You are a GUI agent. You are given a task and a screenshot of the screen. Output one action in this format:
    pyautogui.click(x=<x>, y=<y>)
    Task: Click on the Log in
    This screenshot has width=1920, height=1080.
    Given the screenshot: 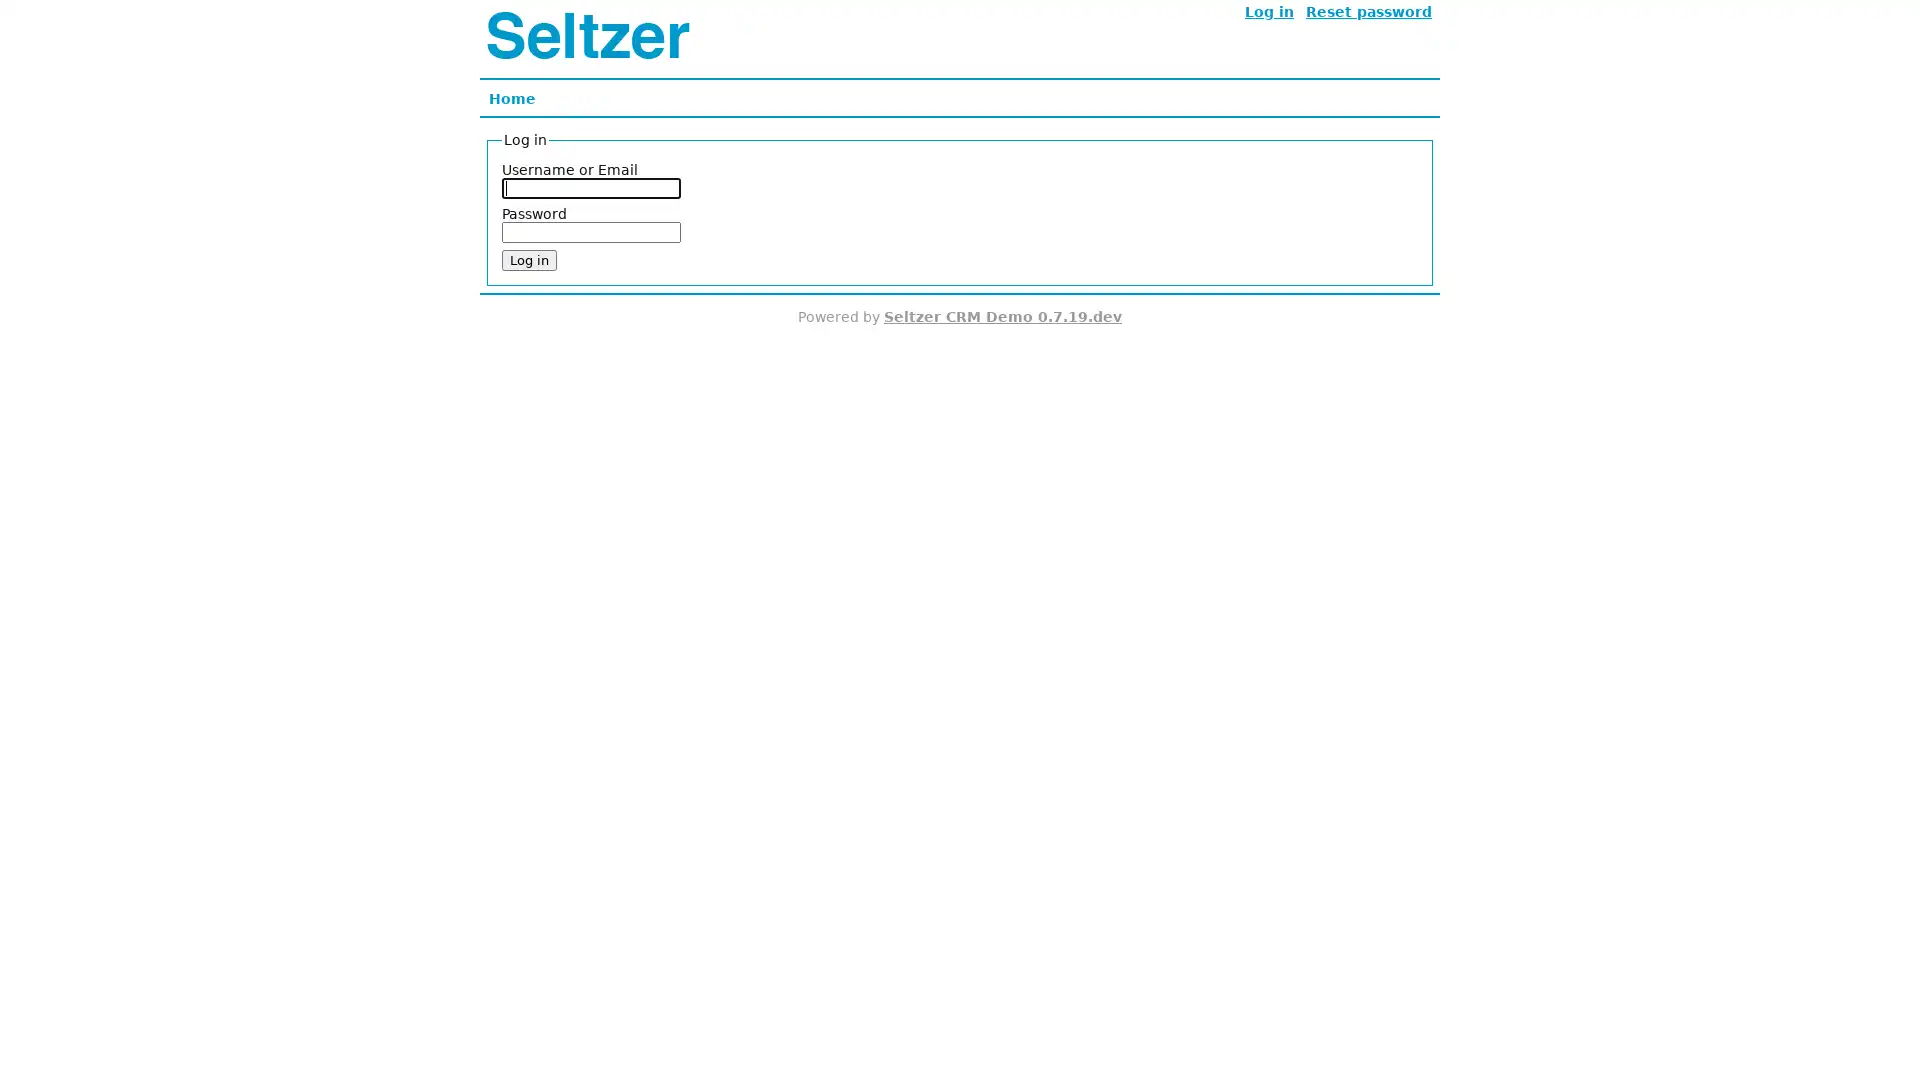 What is the action you would take?
    pyautogui.click(x=529, y=259)
    